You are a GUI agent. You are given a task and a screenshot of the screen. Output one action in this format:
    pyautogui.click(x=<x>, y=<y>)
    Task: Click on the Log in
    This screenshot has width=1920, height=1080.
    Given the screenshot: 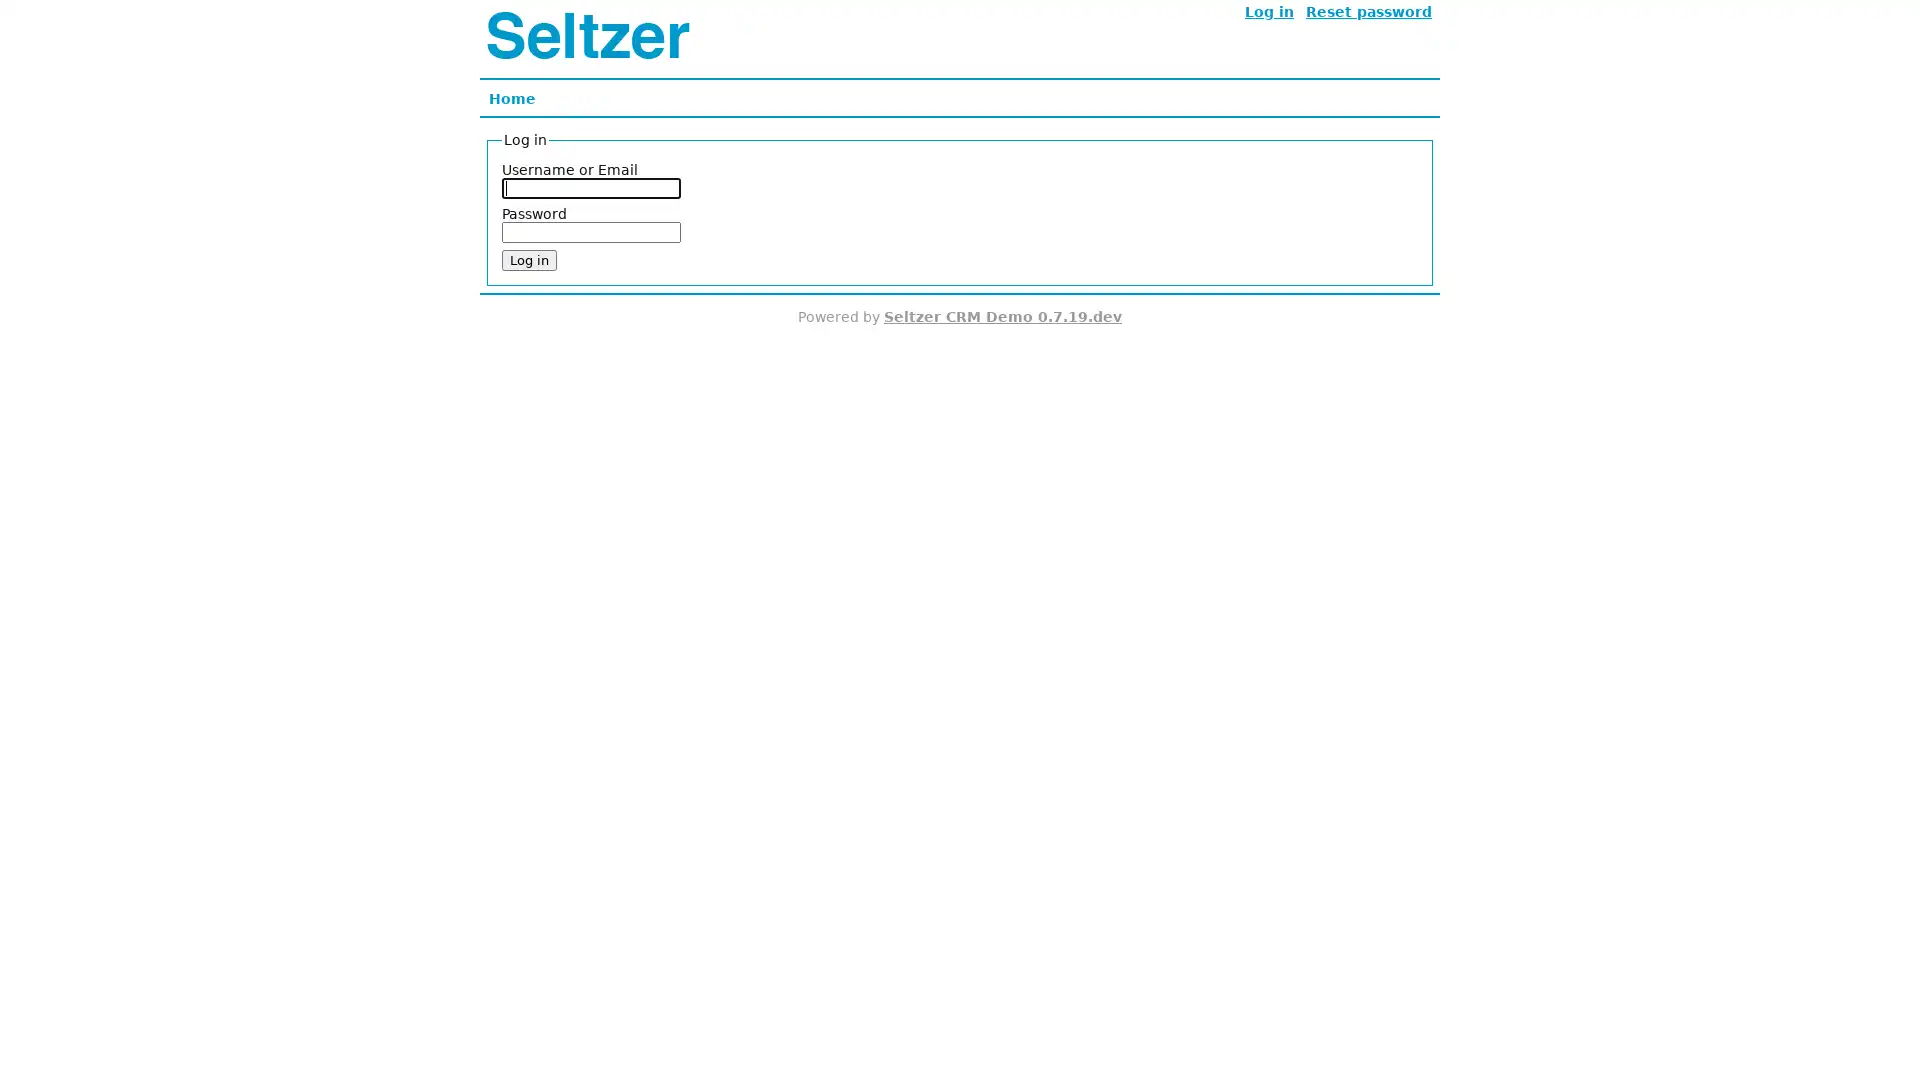 What is the action you would take?
    pyautogui.click(x=529, y=259)
    